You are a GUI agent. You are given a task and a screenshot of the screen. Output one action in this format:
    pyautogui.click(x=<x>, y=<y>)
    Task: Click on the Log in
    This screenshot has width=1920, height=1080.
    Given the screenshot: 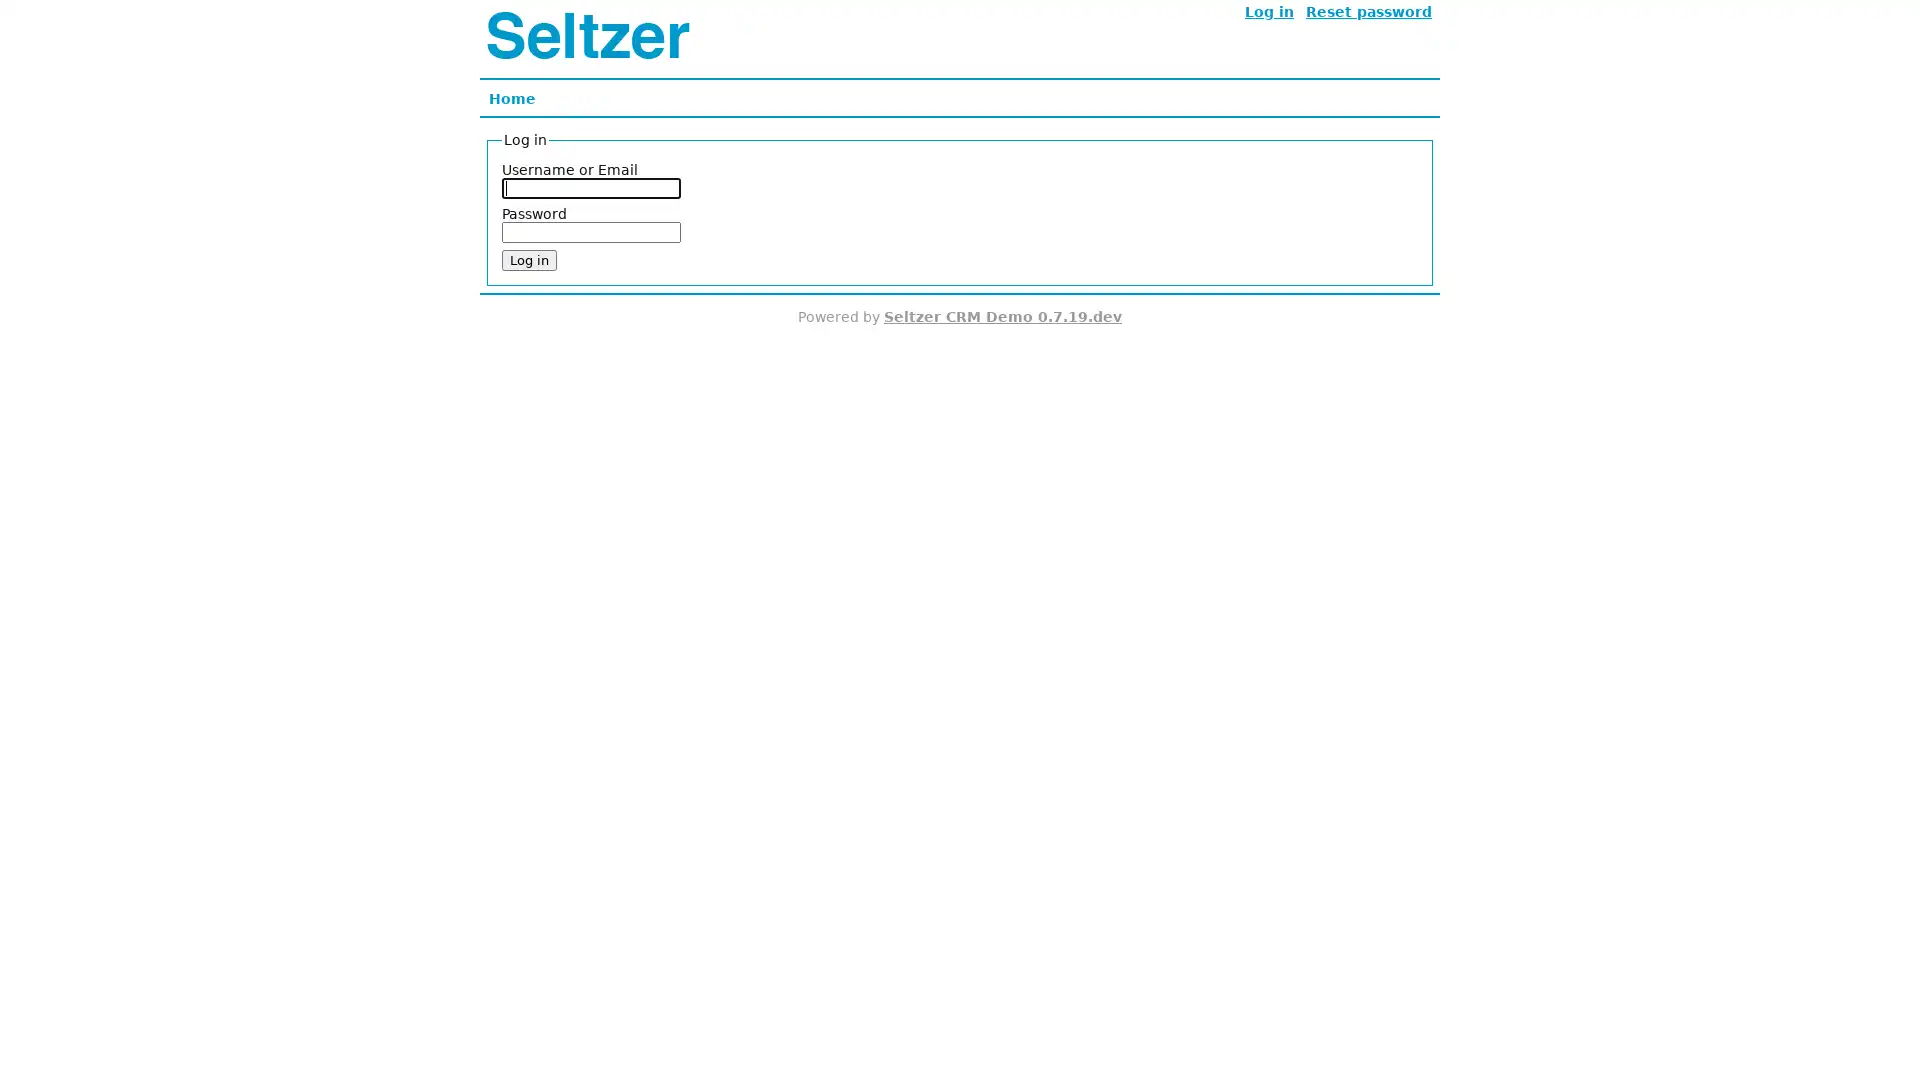 What is the action you would take?
    pyautogui.click(x=529, y=259)
    